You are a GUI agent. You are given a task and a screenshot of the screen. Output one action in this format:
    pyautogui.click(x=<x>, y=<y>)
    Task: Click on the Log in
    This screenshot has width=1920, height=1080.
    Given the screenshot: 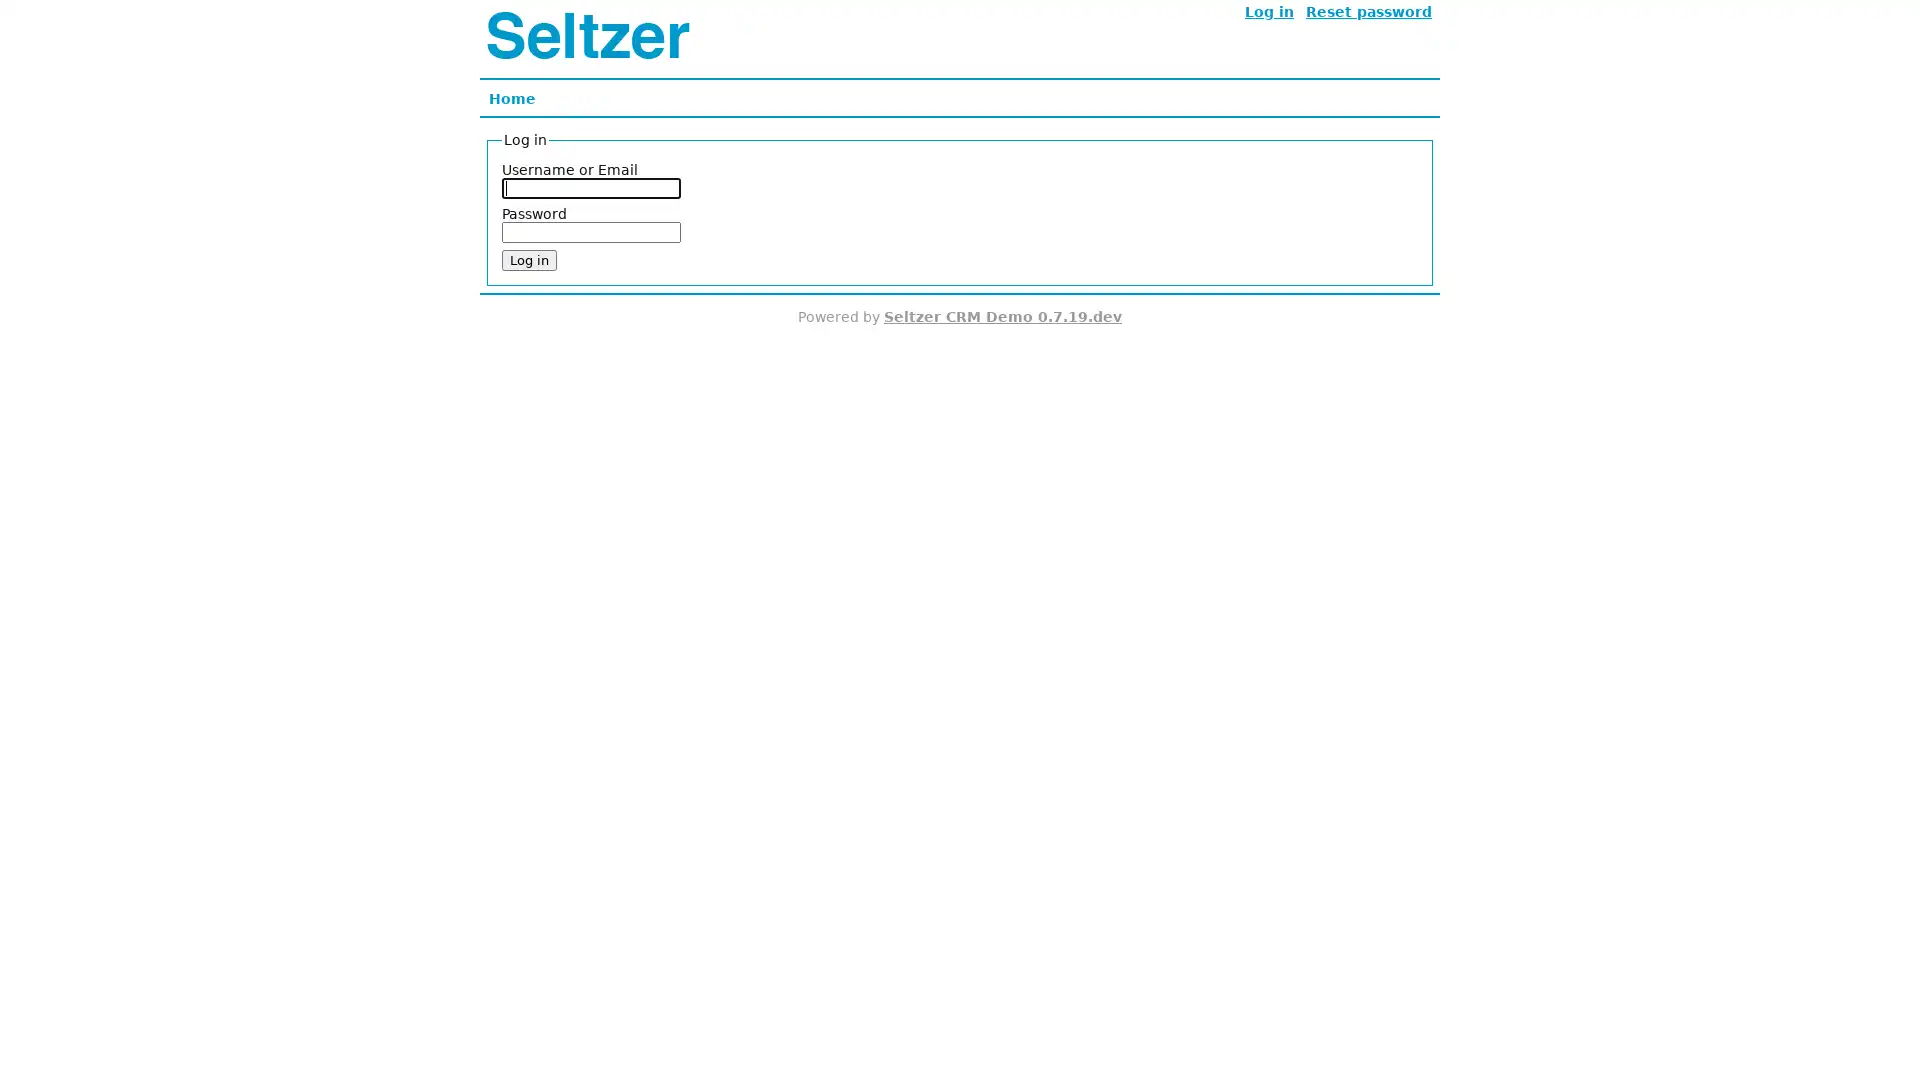 What is the action you would take?
    pyautogui.click(x=529, y=259)
    